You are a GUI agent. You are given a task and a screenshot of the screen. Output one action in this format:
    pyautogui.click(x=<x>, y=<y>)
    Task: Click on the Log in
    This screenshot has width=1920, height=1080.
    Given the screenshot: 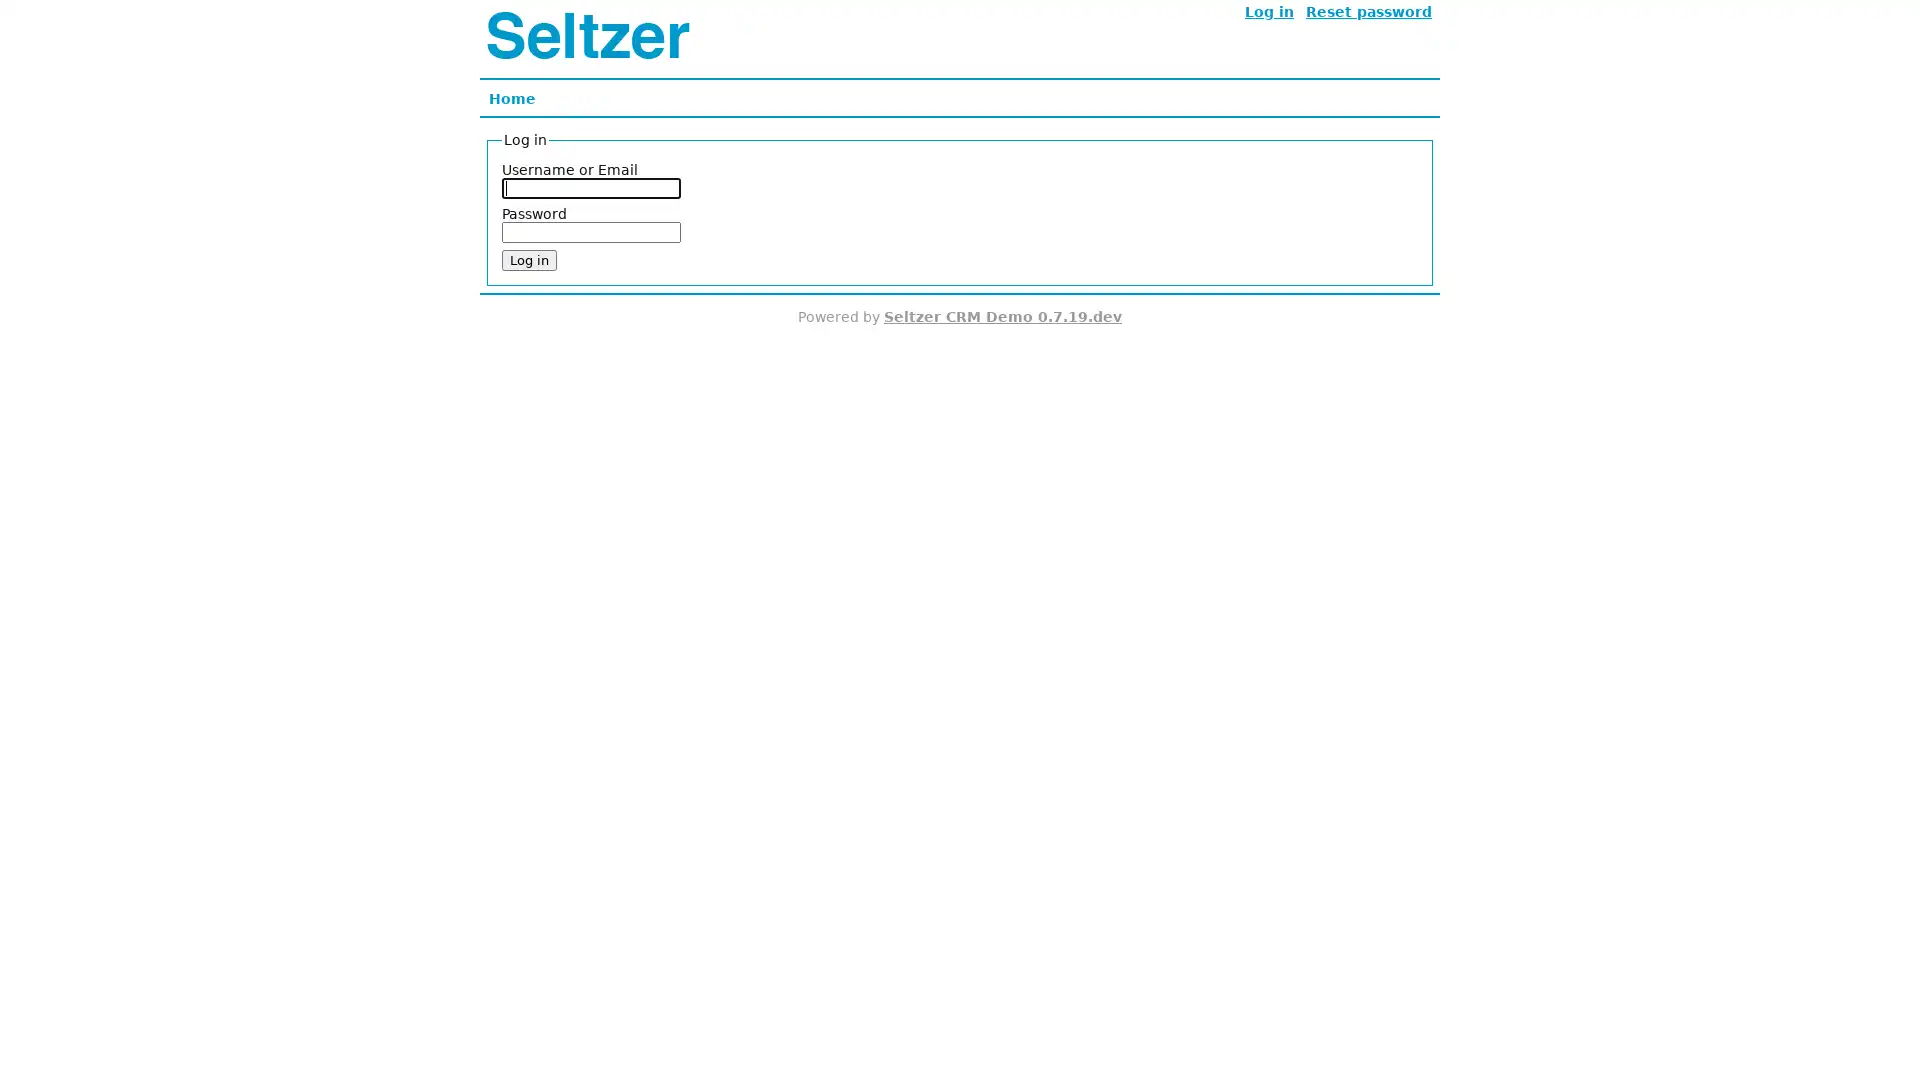 What is the action you would take?
    pyautogui.click(x=529, y=259)
    